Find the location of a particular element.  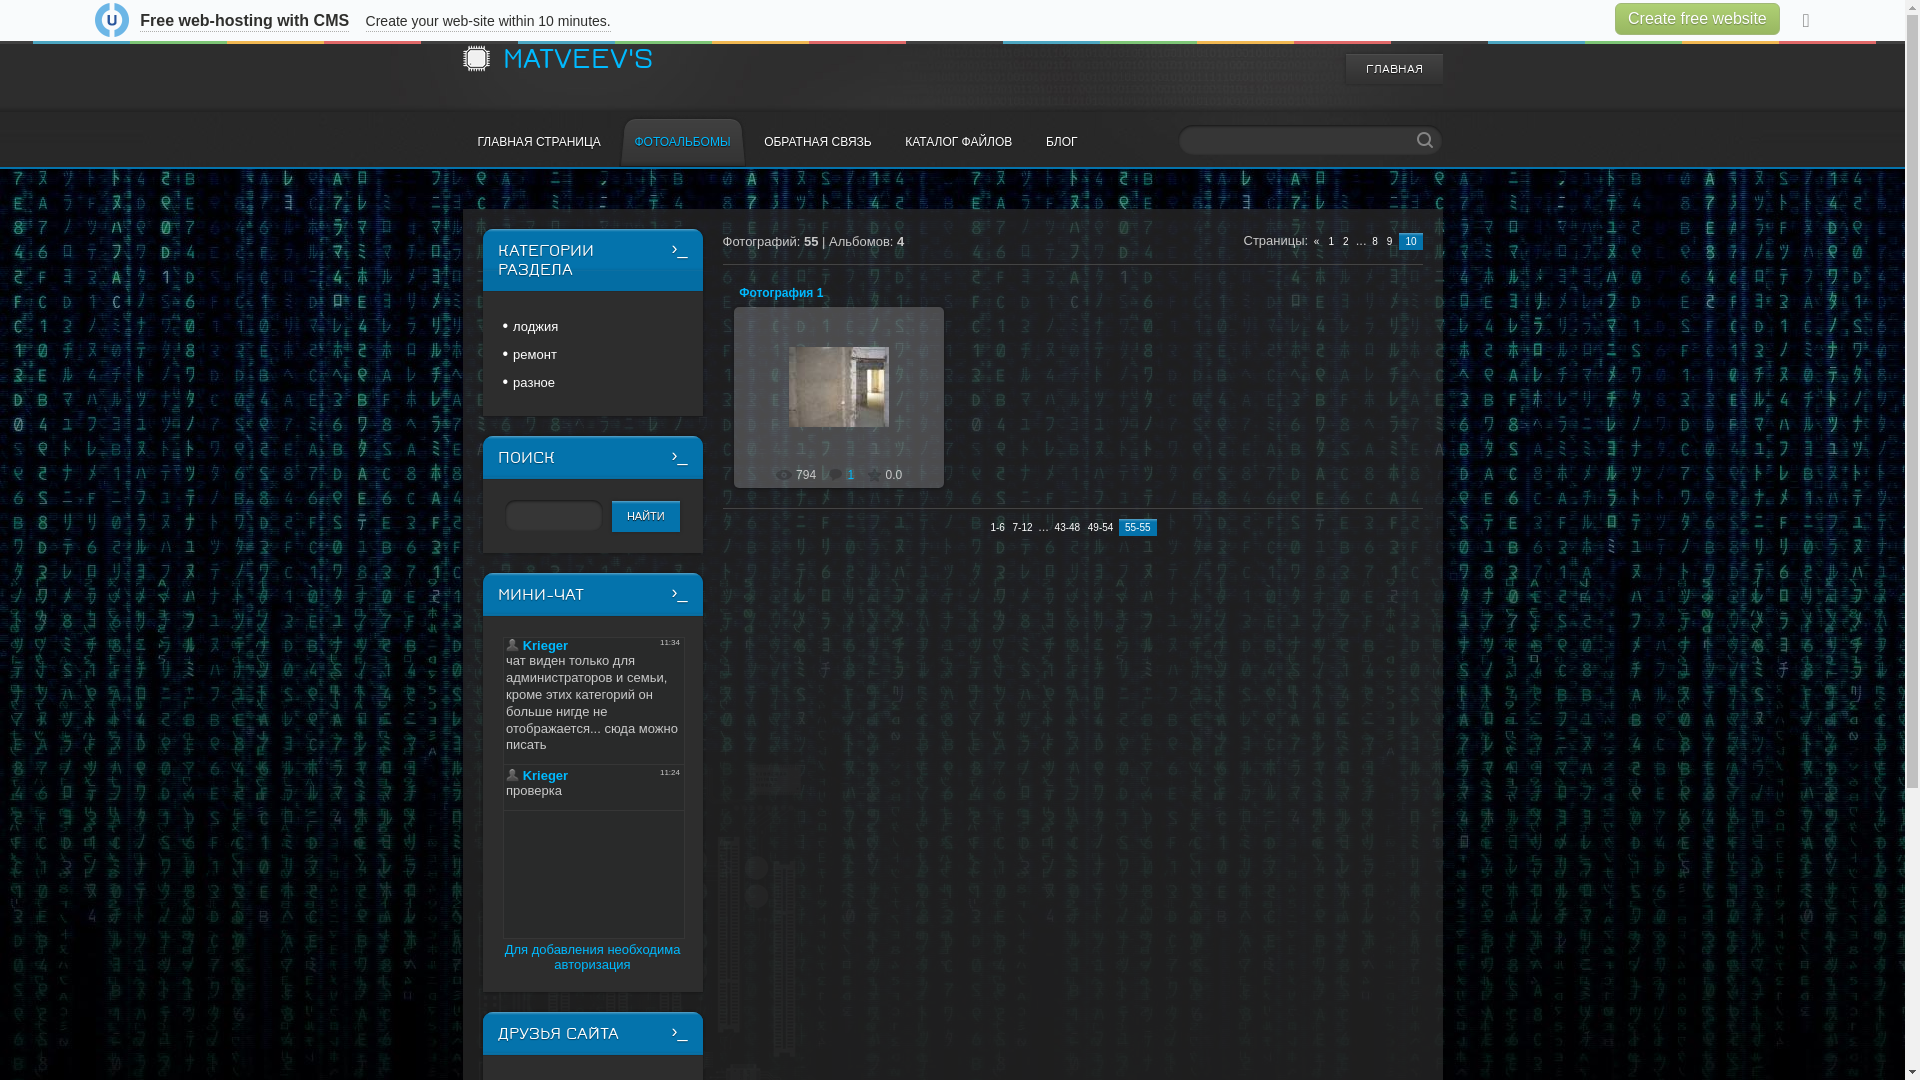

'2' is located at coordinates (1346, 240).